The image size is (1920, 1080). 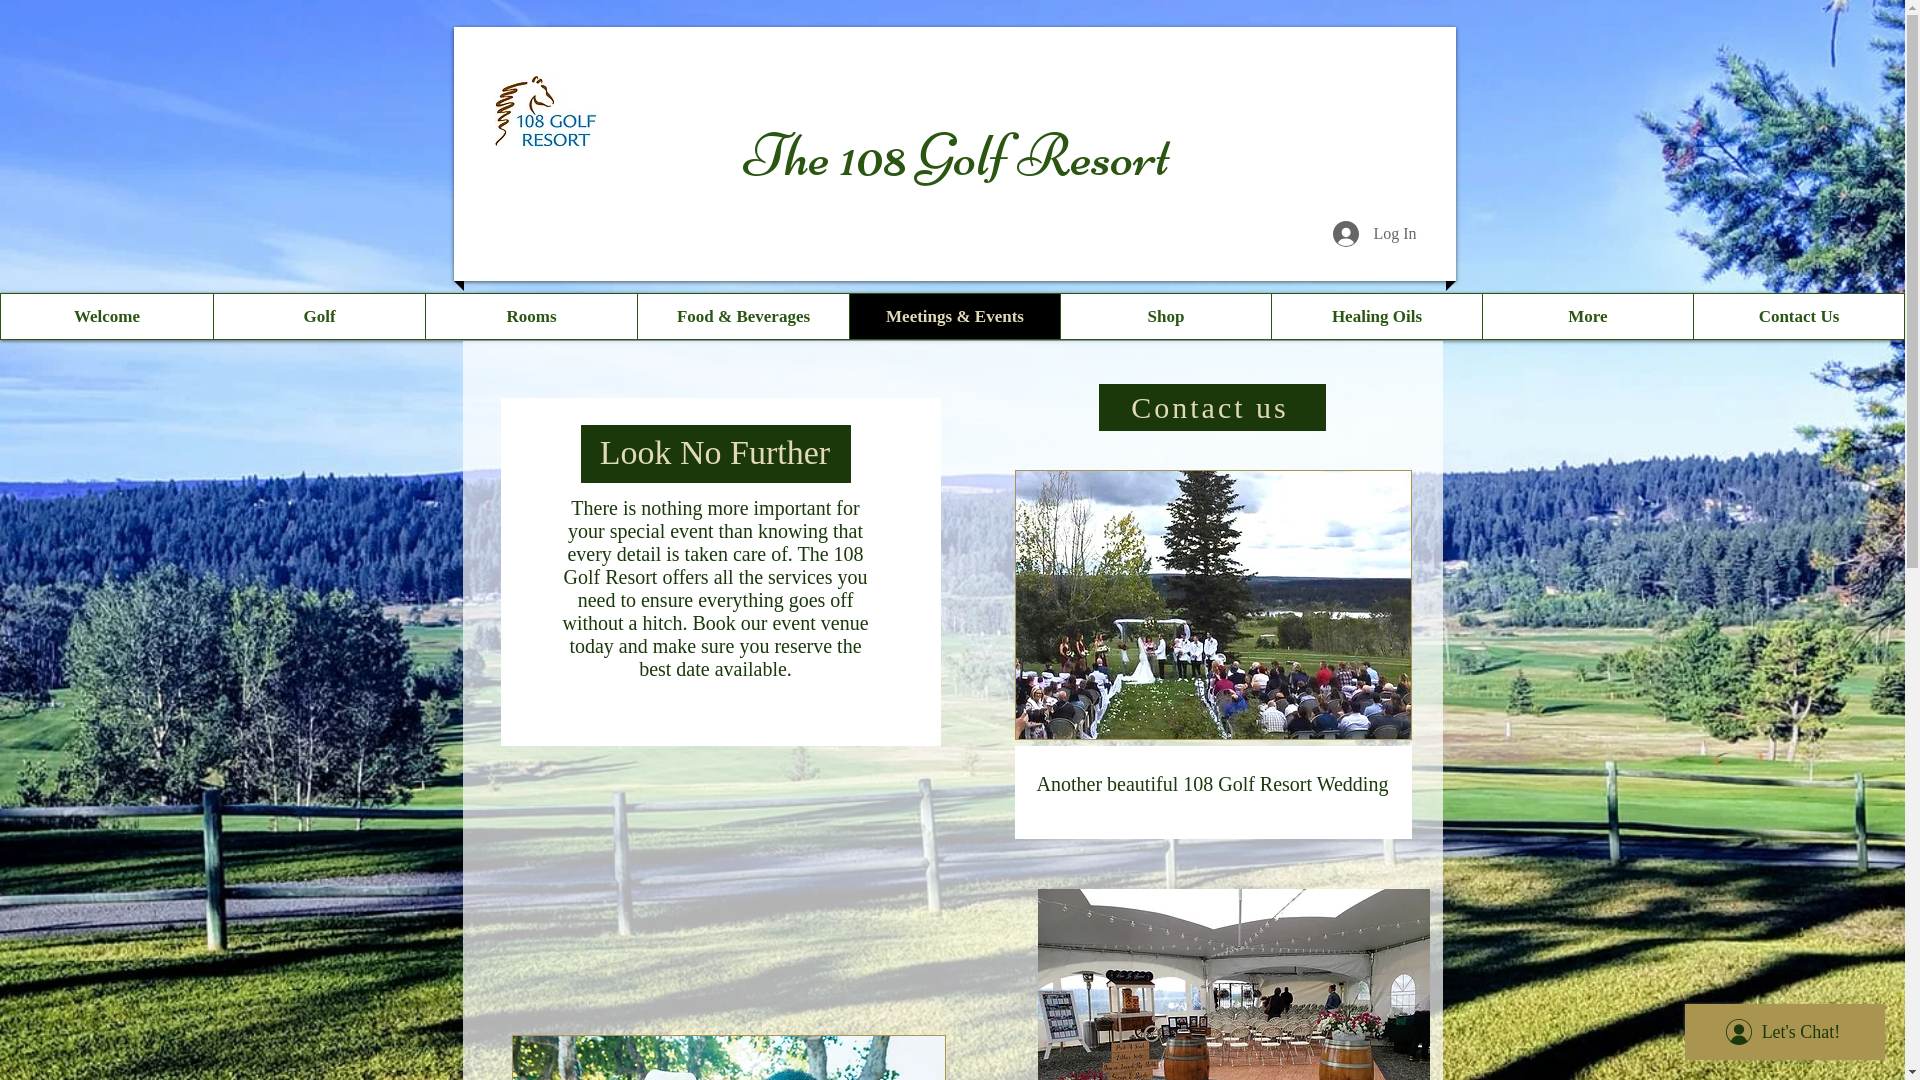 I want to click on 'More', so click(x=1586, y=315).